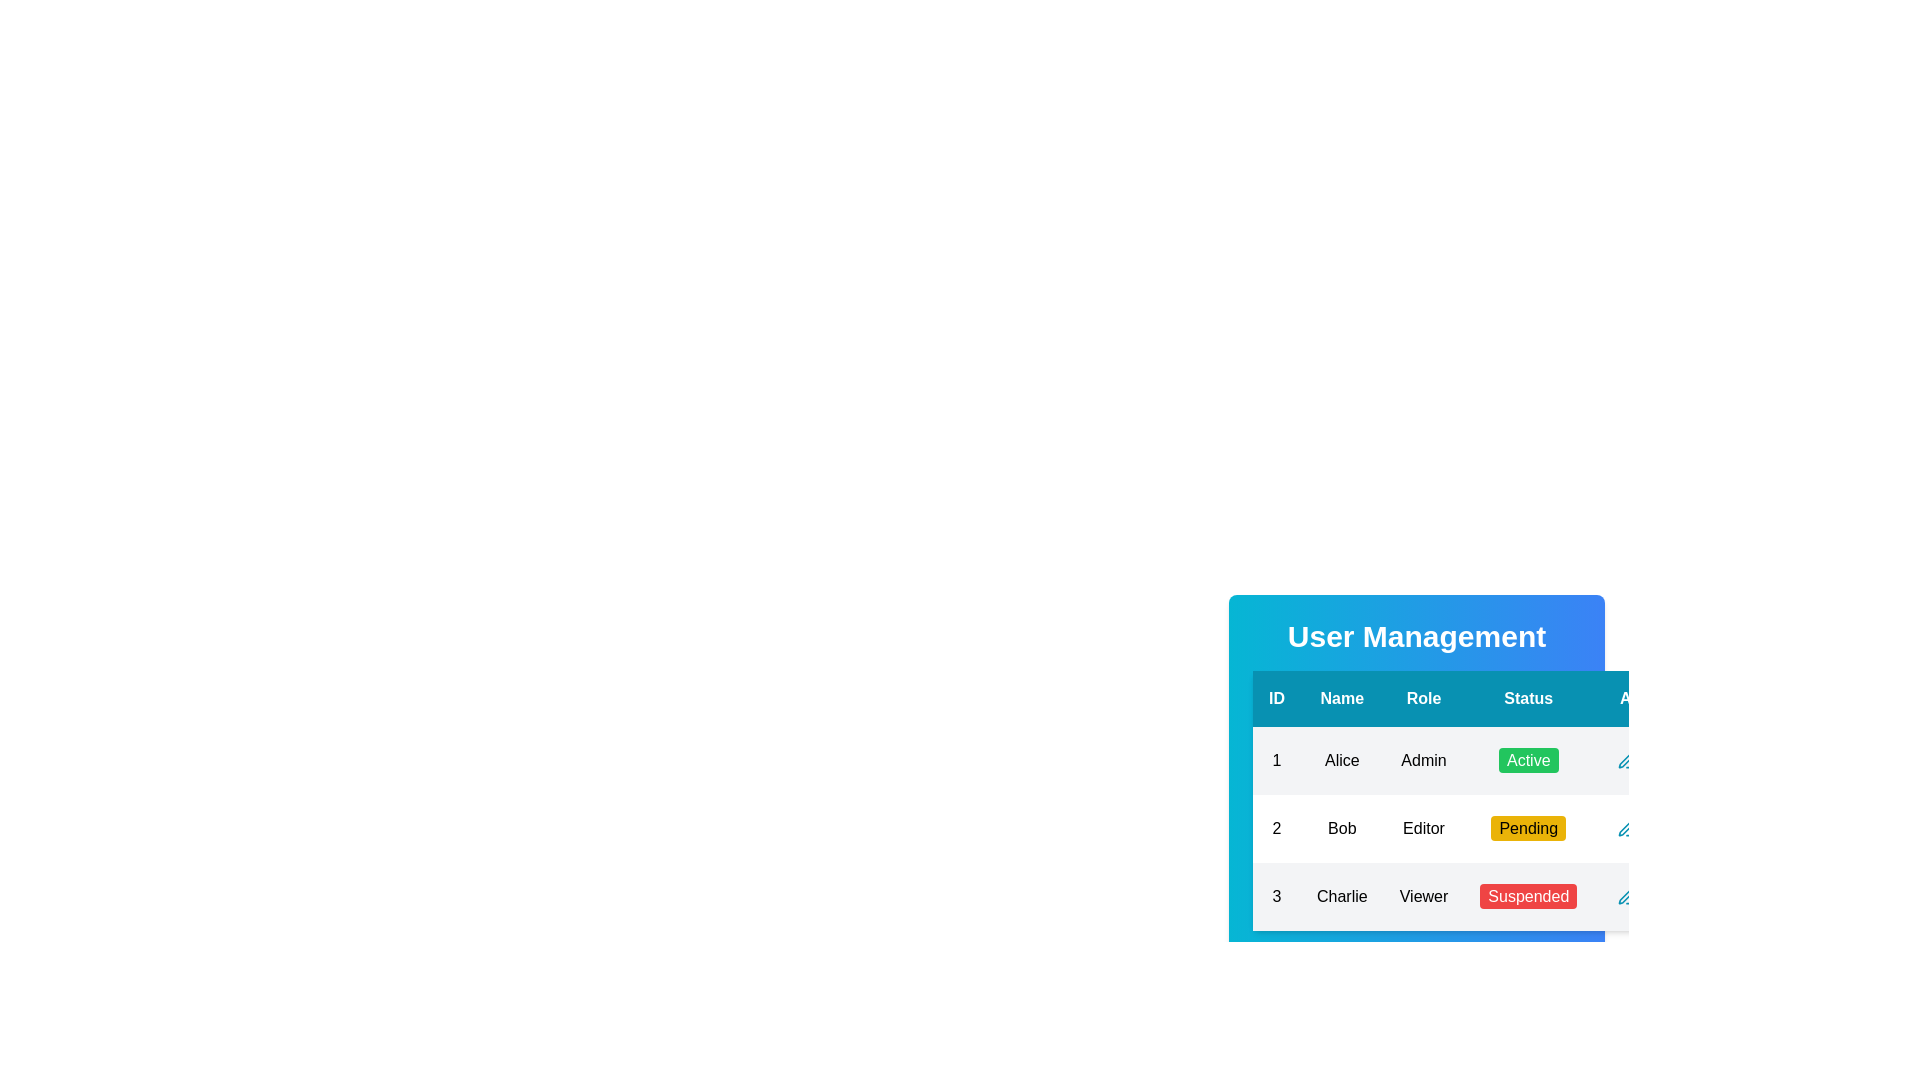 This screenshot has width=1920, height=1080. Describe the element at coordinates (1342, 896) in the screenshot. I see `the Text label displaying the name 'Charlie', located in the third row of the table under the 'Name' column` at that location.